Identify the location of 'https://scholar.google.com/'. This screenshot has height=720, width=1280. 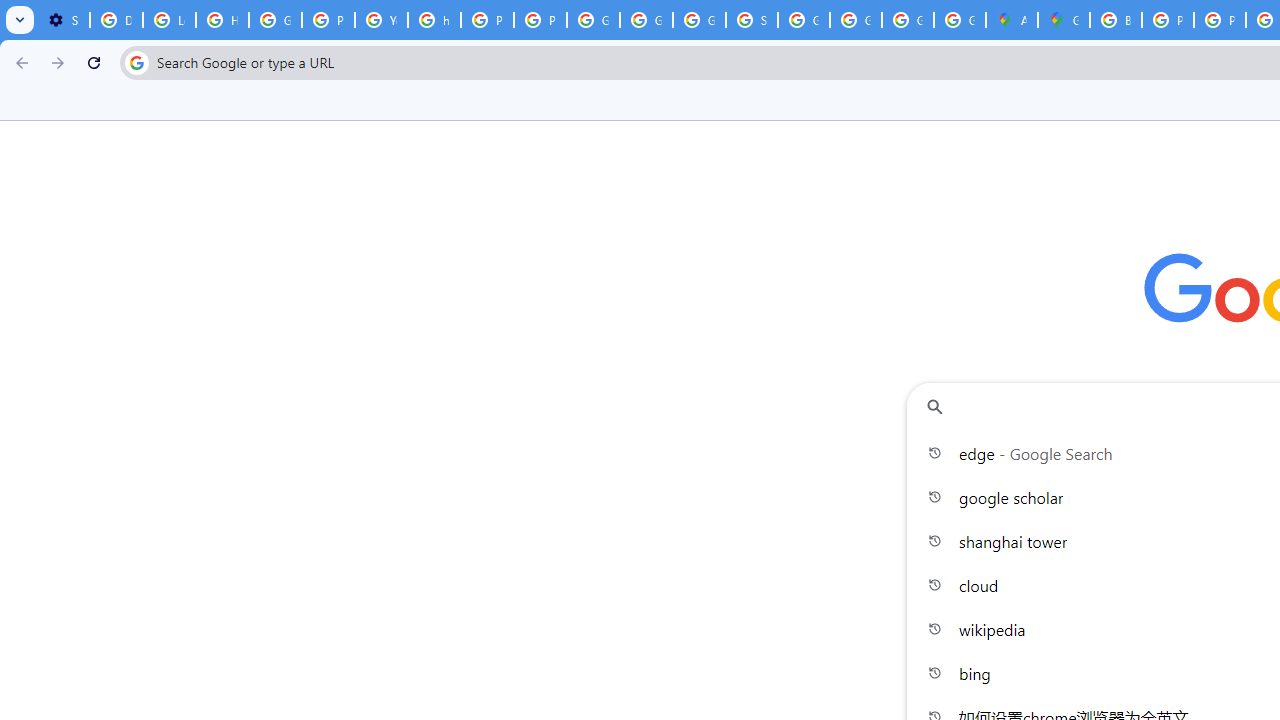
(433, 20).